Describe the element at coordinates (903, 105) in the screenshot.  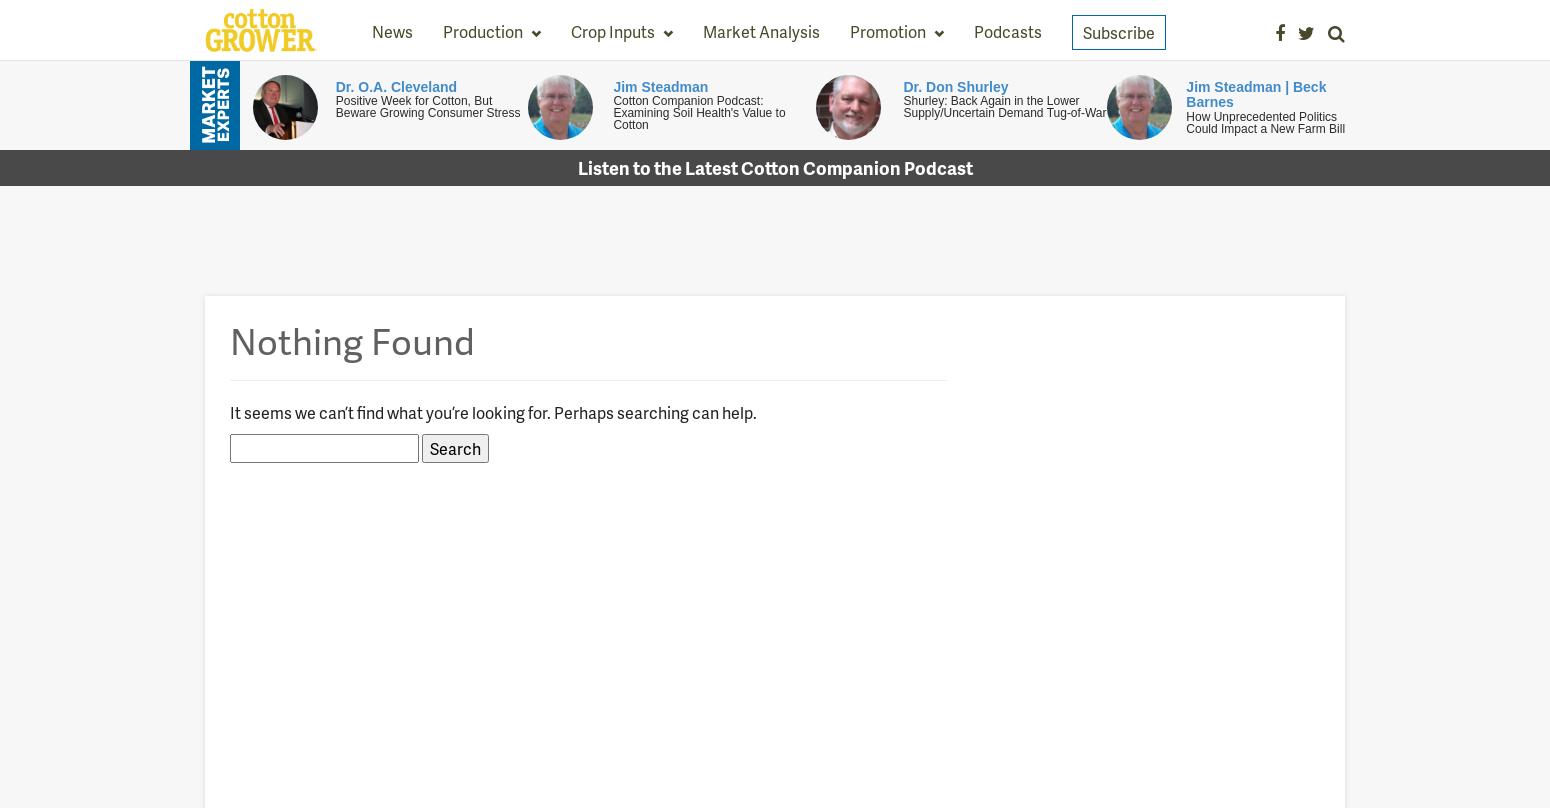
I see `'Shurley: Back Again in the Lower Supply/Uncertain Demand Tug-of-War'` at that location.